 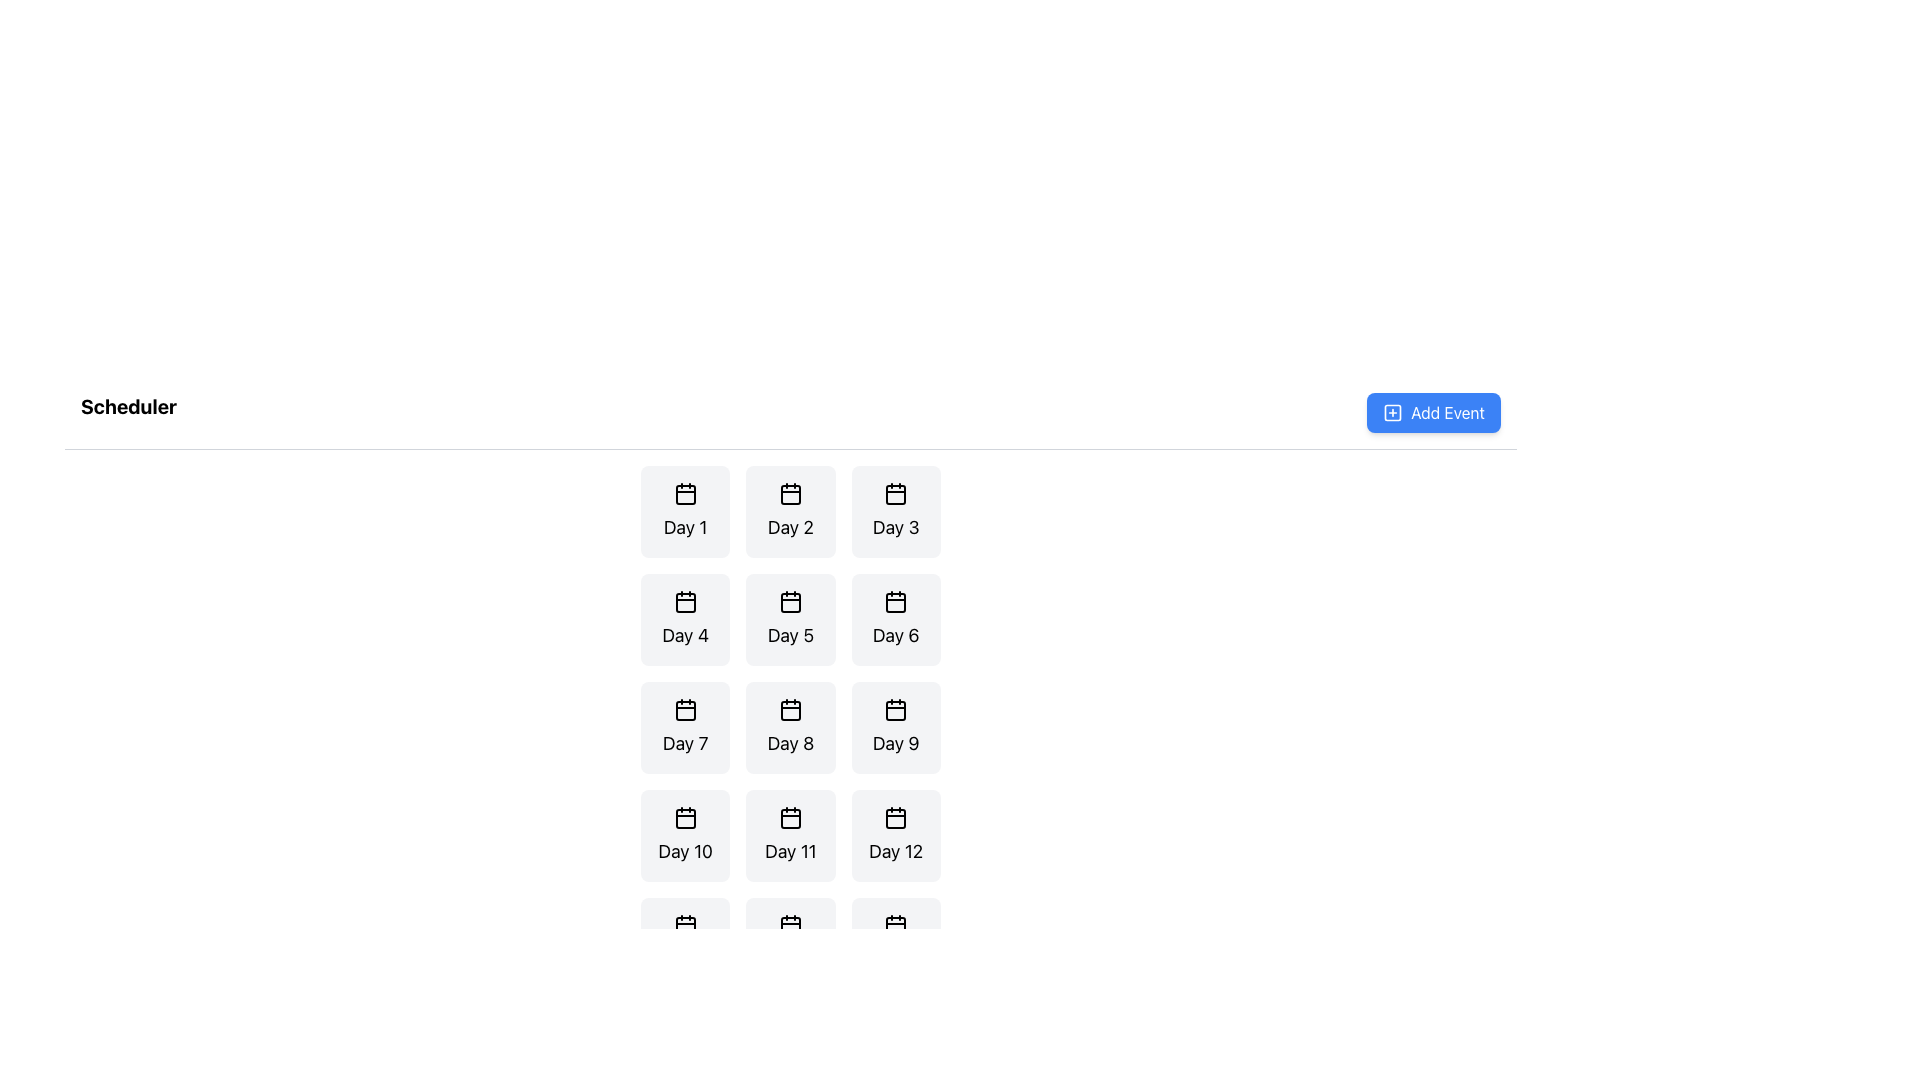 I want to click on the button labeled 'Day 8' which features a calendar icon and is styled with a light gray background, so click(x=790, y=728).